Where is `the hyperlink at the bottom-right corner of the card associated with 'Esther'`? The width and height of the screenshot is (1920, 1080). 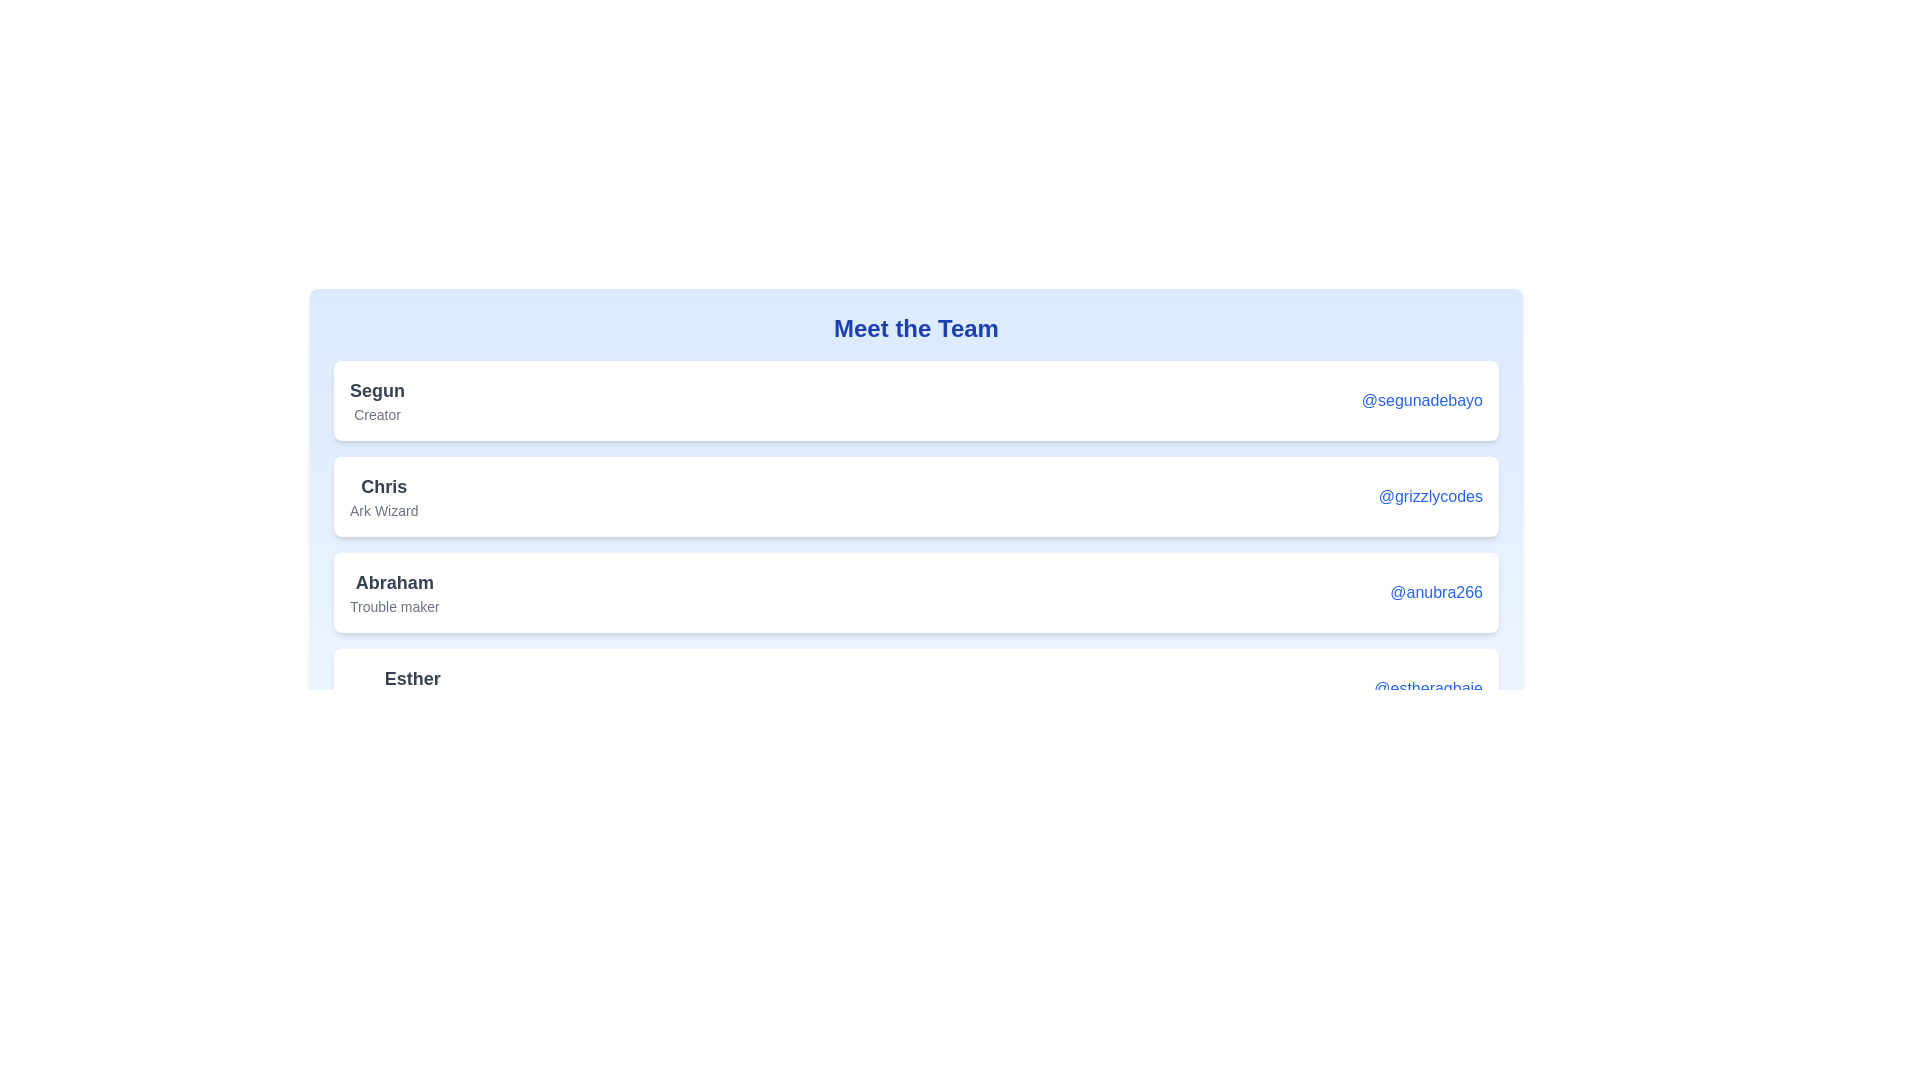 the hyperlink at the bottom-right corner of the card associated with 'Esther' is located at coordinates (1427, 688).